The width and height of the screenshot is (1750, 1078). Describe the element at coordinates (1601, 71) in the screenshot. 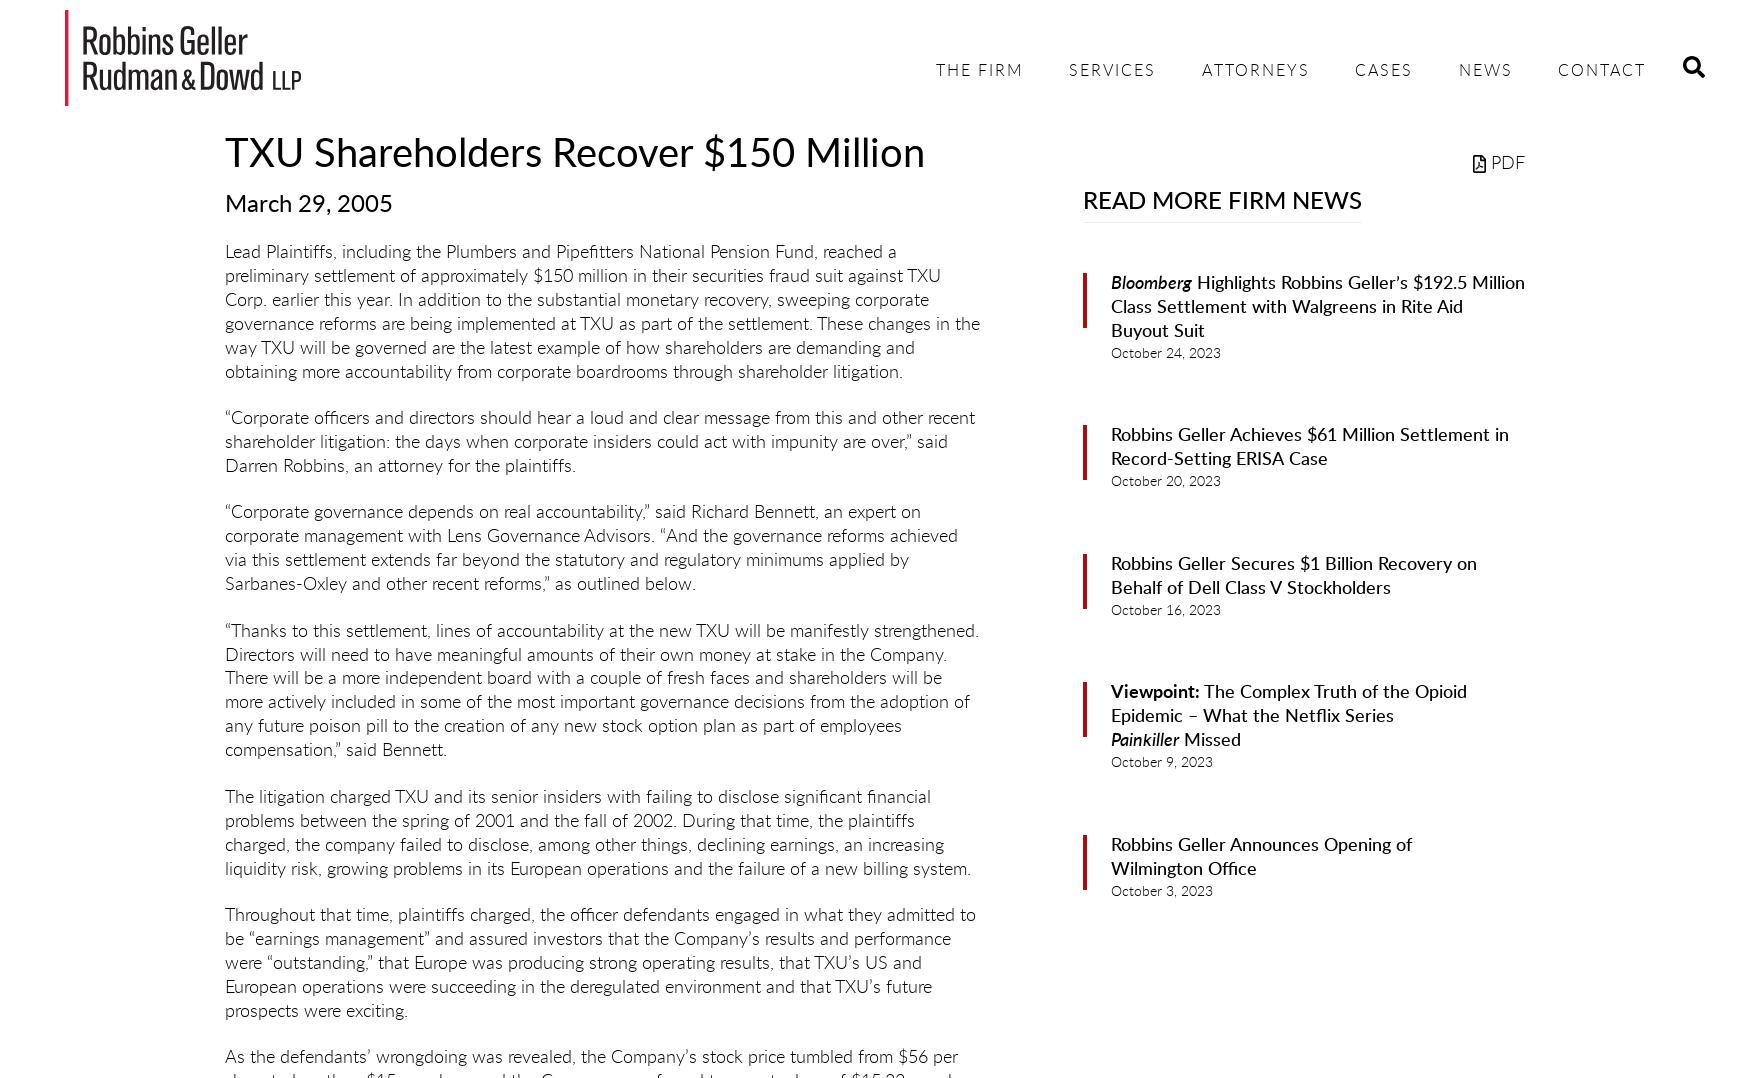

I see `'Contact'` at that location.